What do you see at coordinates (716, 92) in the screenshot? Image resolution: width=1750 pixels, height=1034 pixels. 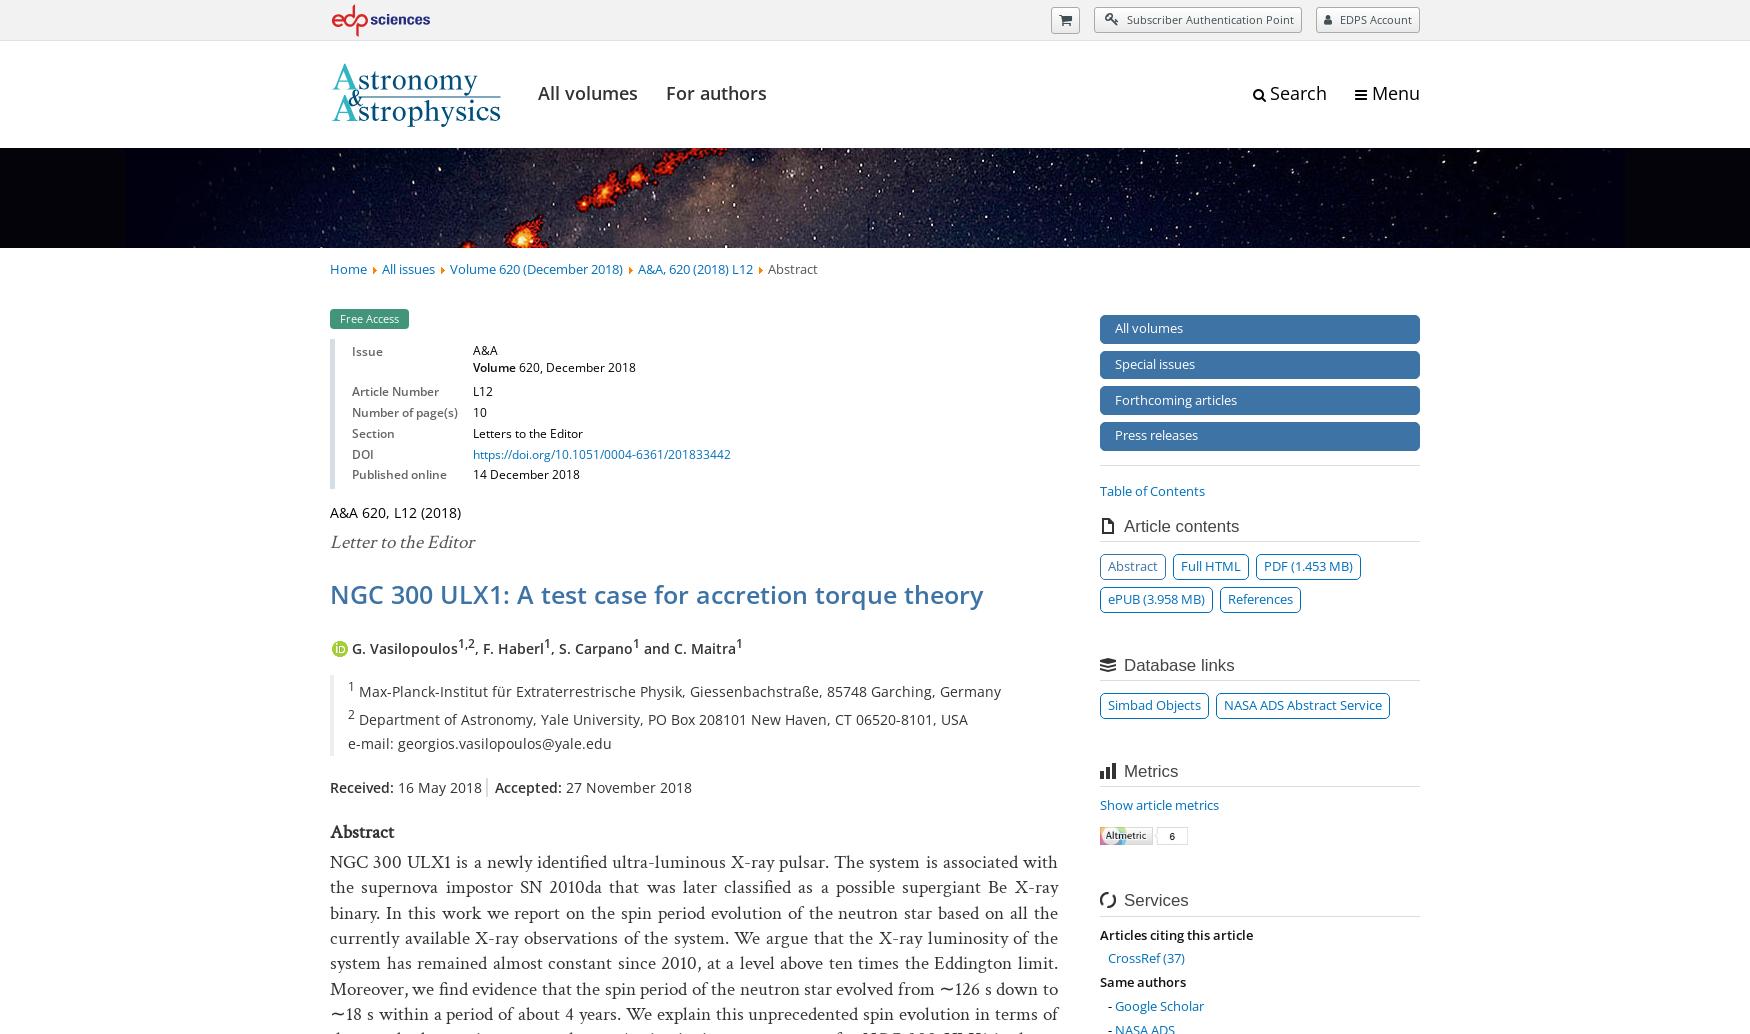 I see `'For authors'` at bounding box center [716, 92].